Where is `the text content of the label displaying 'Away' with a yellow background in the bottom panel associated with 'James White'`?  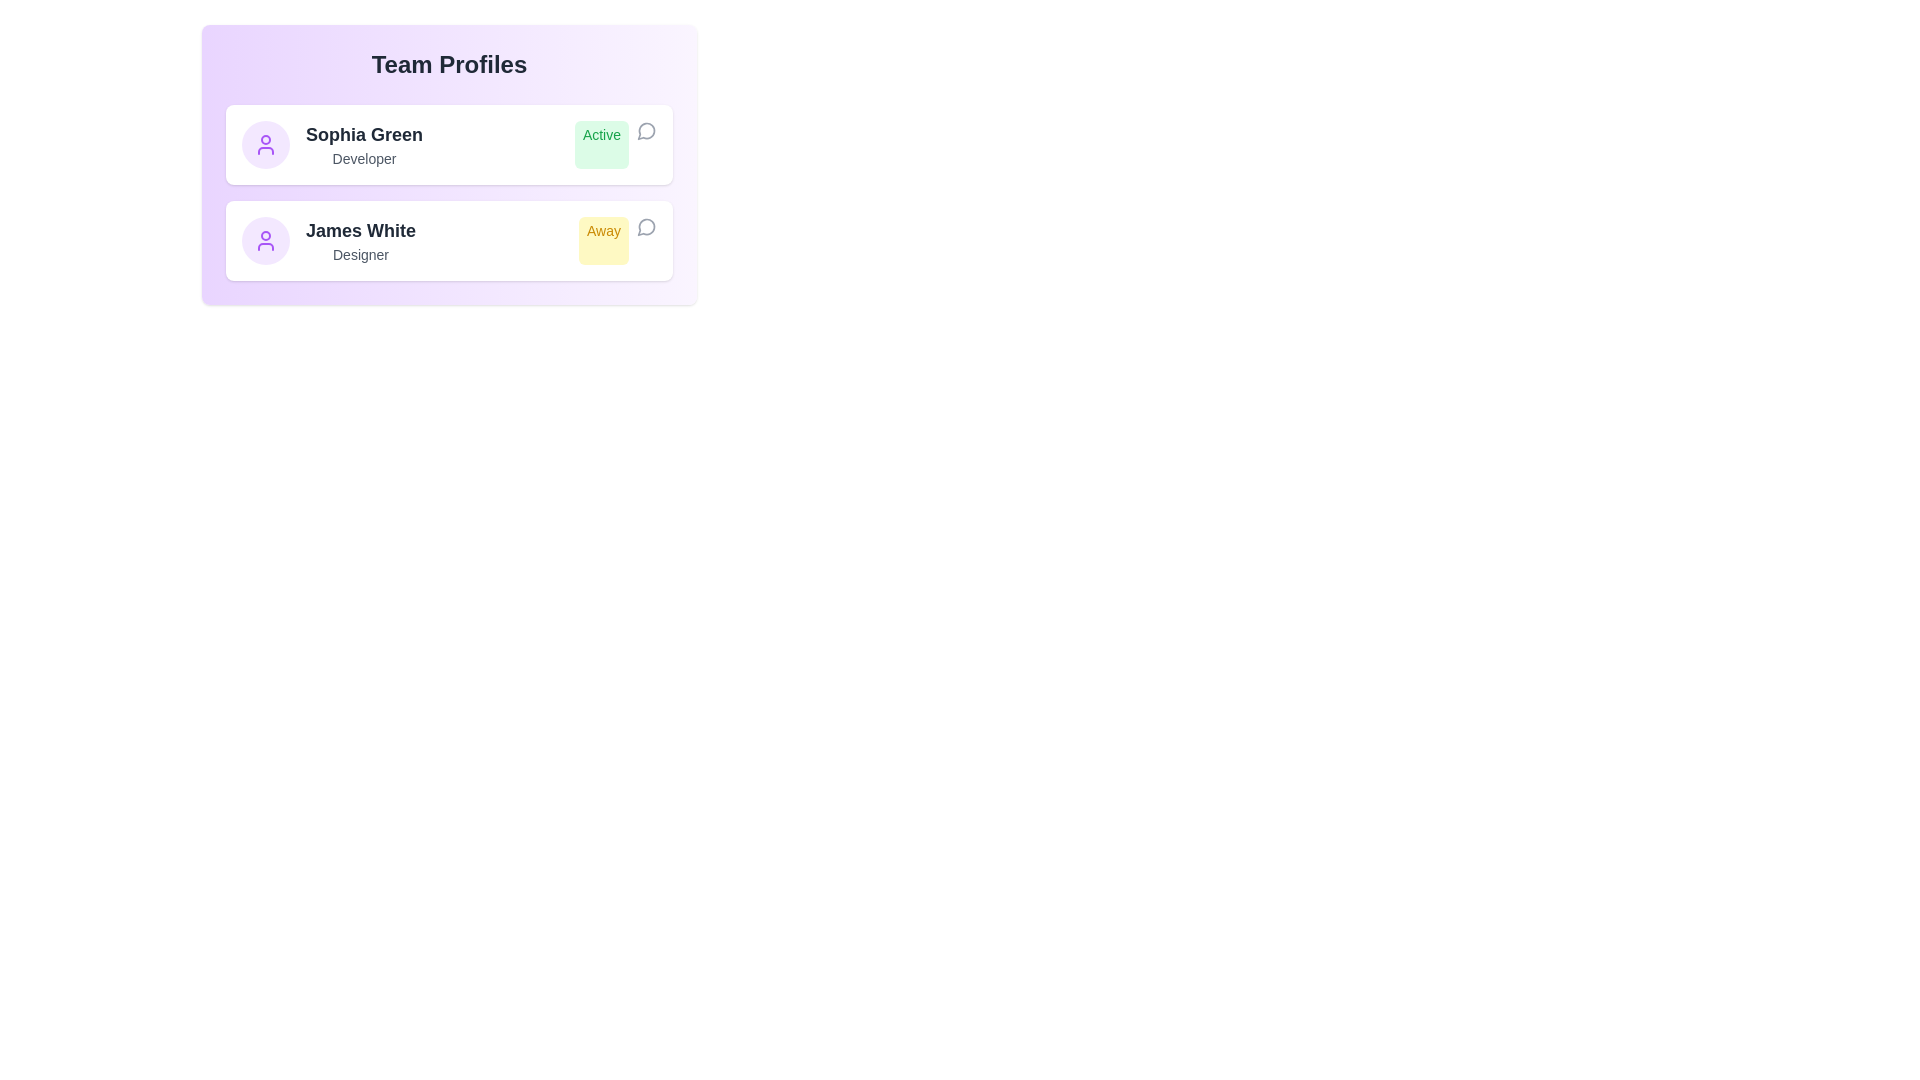 the text content of the label displaying 'Away' with a yellow background in the bottom panel associated with 'James White' is located at coordinates (617, 239).